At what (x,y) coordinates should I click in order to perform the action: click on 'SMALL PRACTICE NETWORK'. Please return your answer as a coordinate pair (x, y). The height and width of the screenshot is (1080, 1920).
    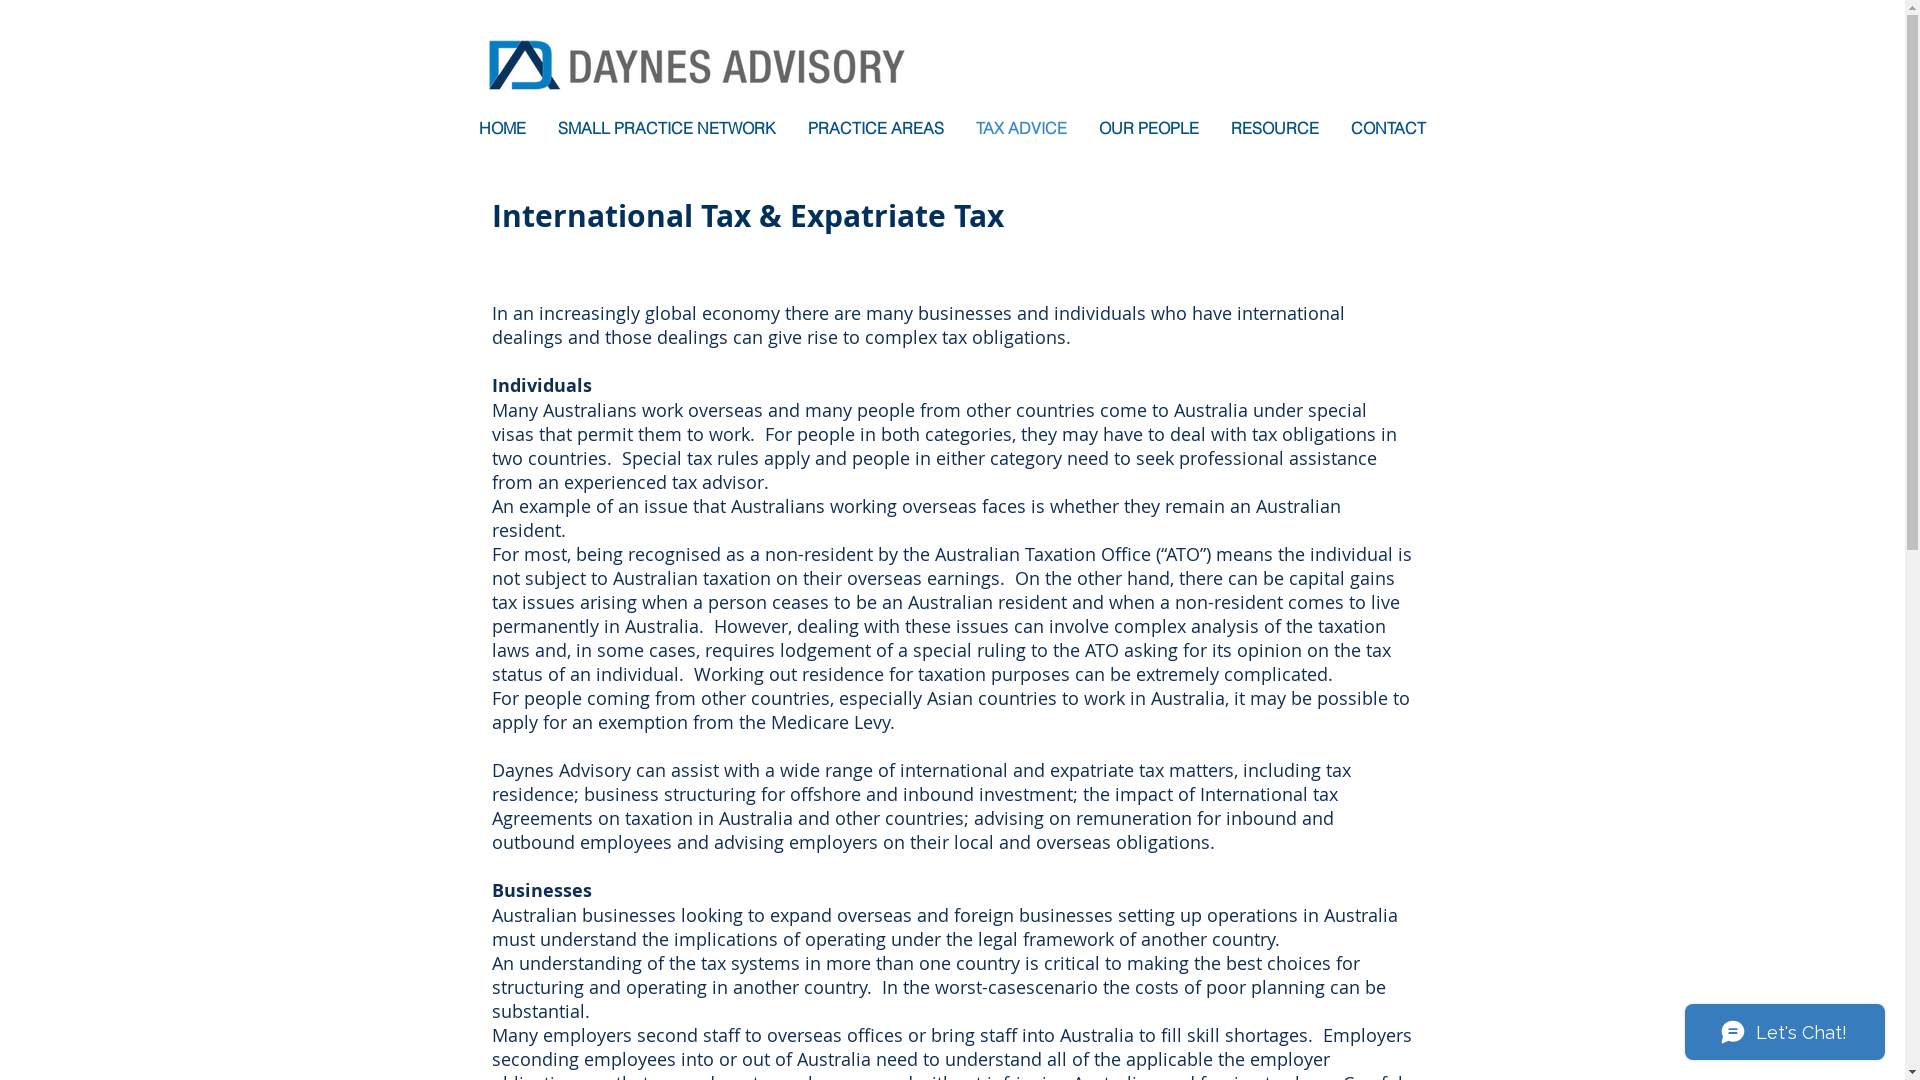
    Looking at the image, I should click on (667, 127).